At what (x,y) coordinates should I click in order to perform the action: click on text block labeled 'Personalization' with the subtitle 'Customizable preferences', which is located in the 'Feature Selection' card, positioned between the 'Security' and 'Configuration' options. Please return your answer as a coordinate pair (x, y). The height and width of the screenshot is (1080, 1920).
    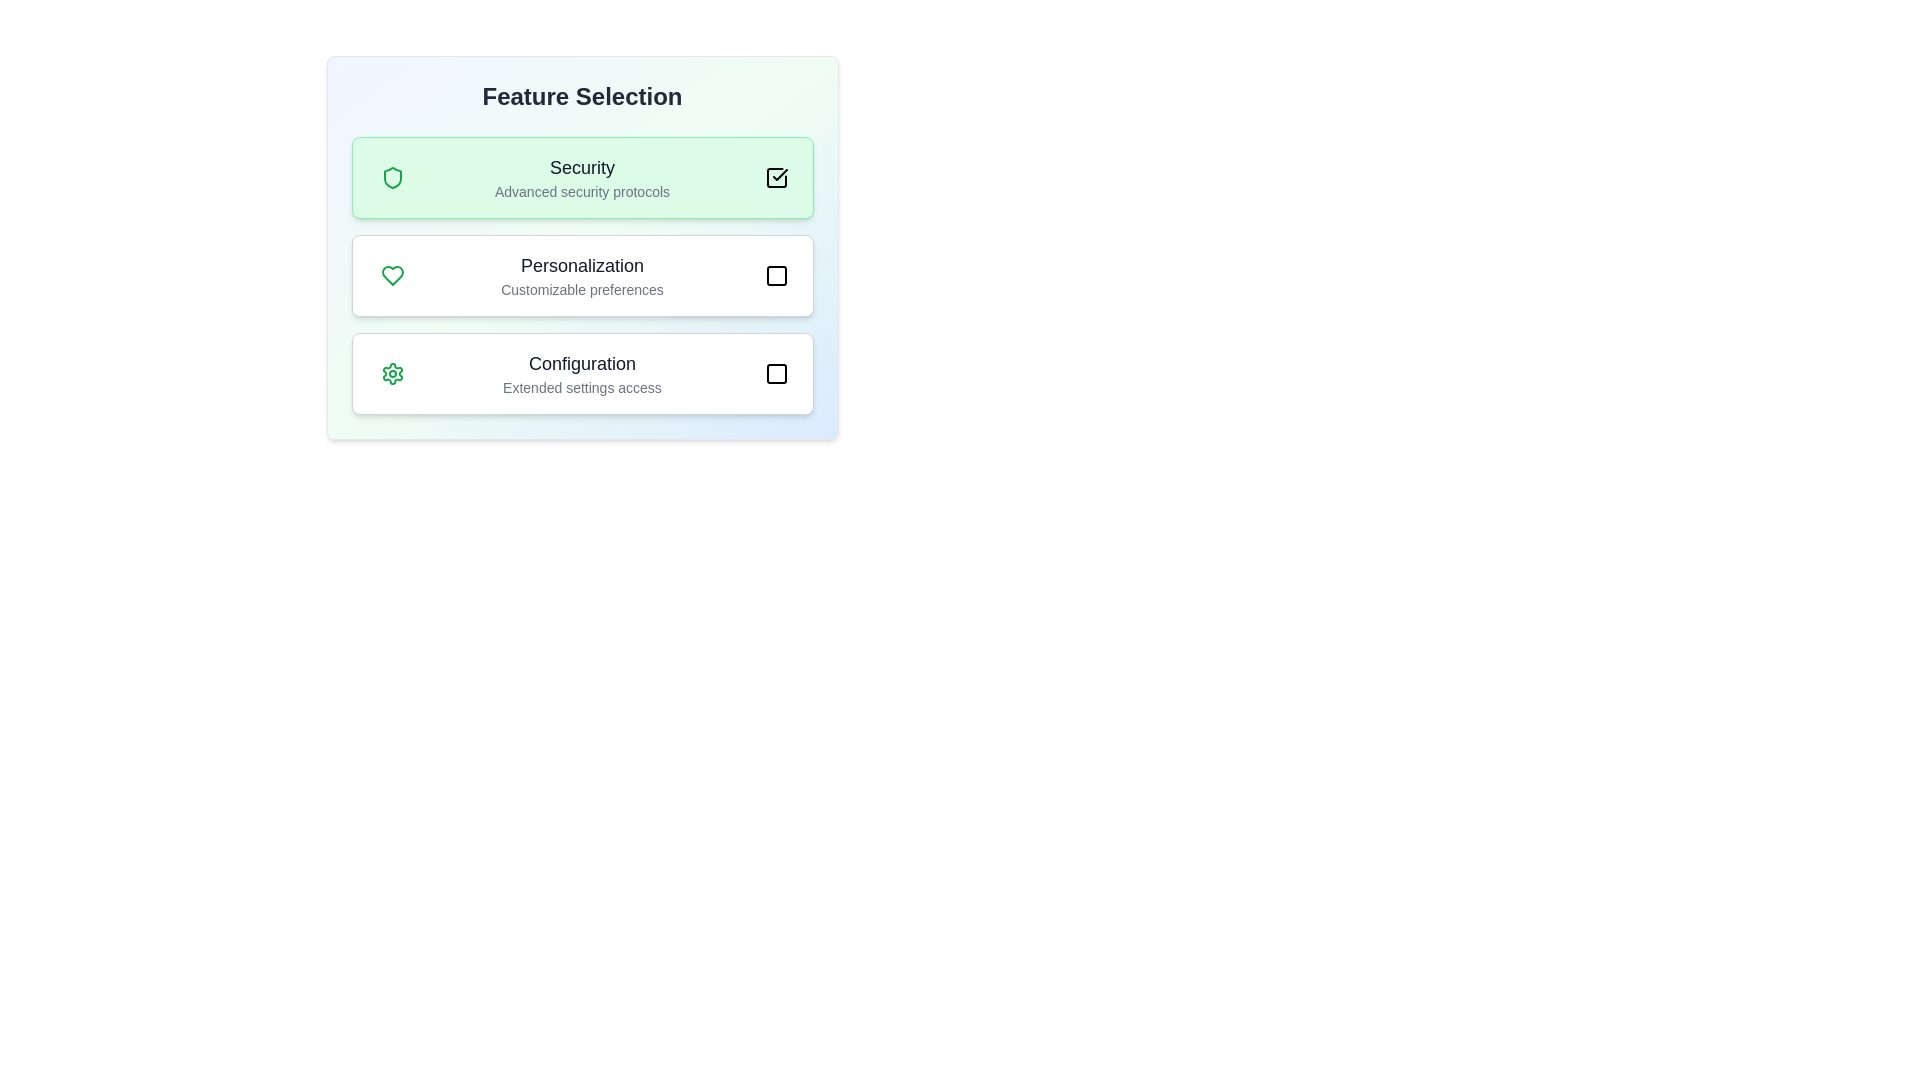
    Looking at the image, I should click on (581, 276).